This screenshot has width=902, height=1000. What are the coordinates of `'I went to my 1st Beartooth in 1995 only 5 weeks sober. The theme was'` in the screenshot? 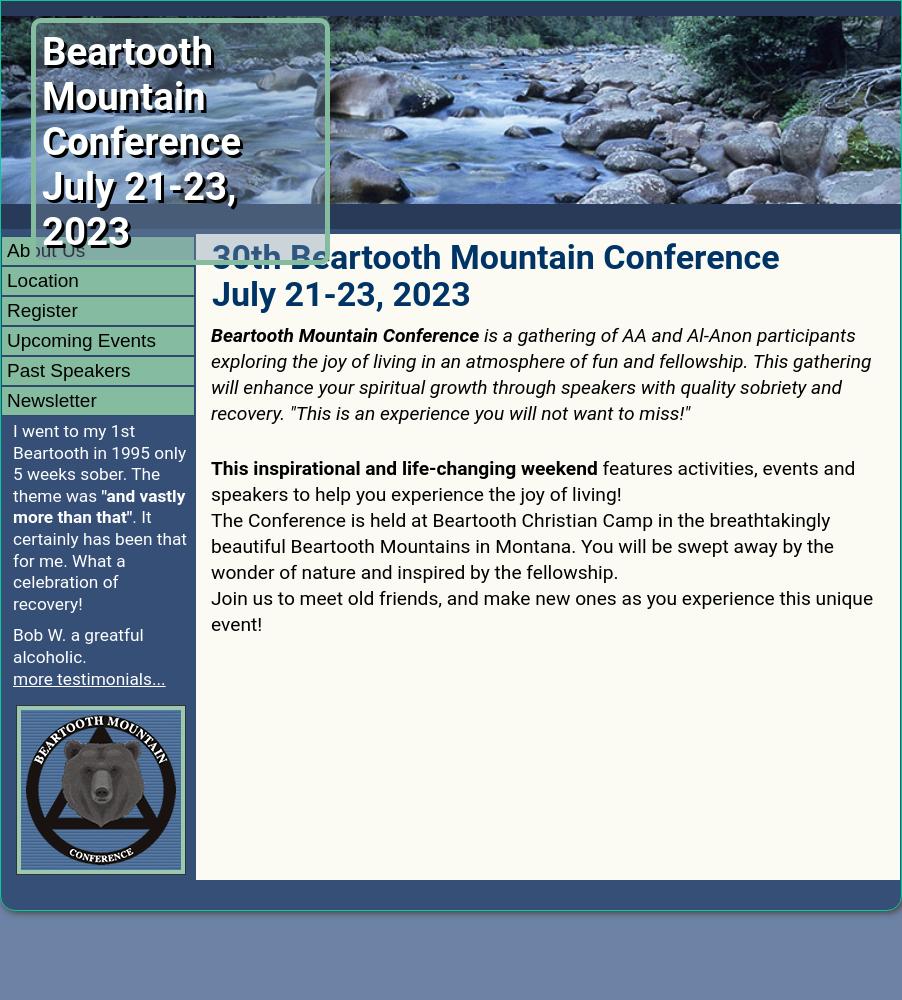 It's located at (11, 461).